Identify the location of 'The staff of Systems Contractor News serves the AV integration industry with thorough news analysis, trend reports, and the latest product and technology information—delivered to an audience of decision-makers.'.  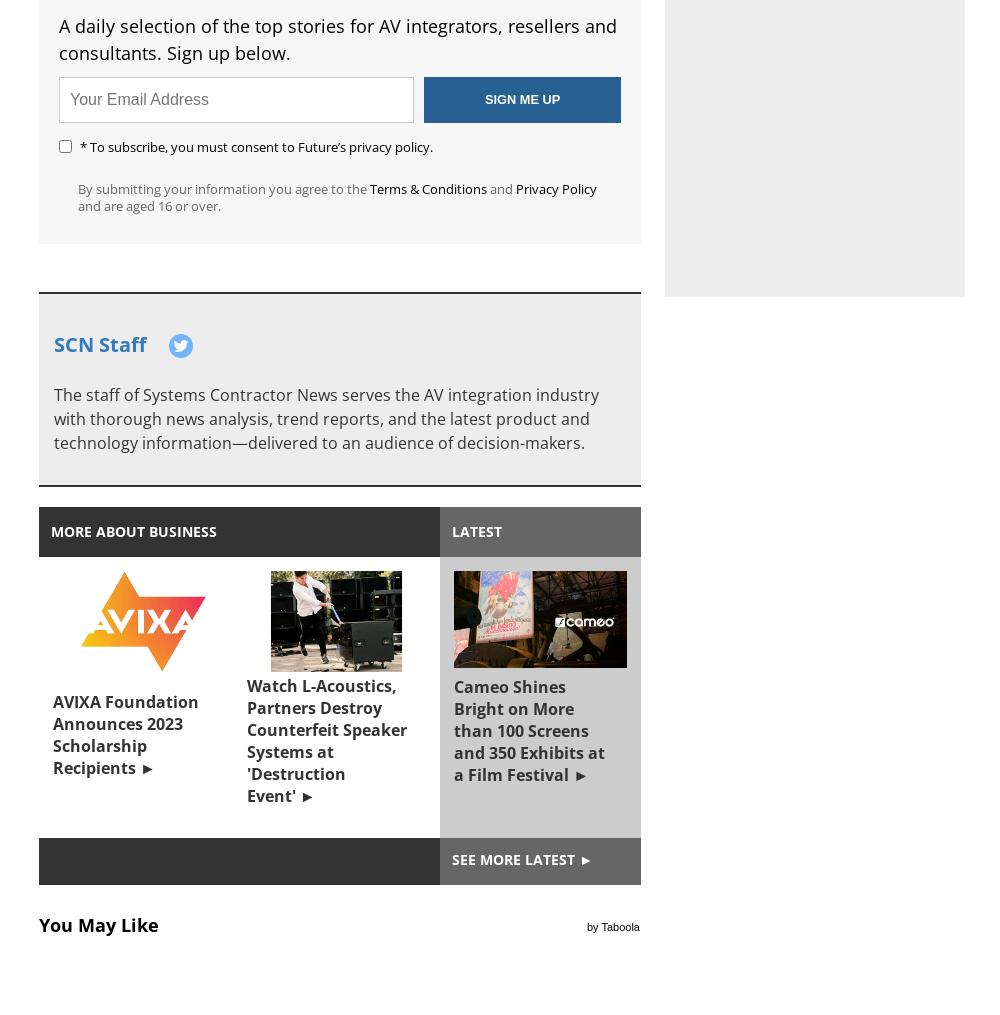
(325, 418).